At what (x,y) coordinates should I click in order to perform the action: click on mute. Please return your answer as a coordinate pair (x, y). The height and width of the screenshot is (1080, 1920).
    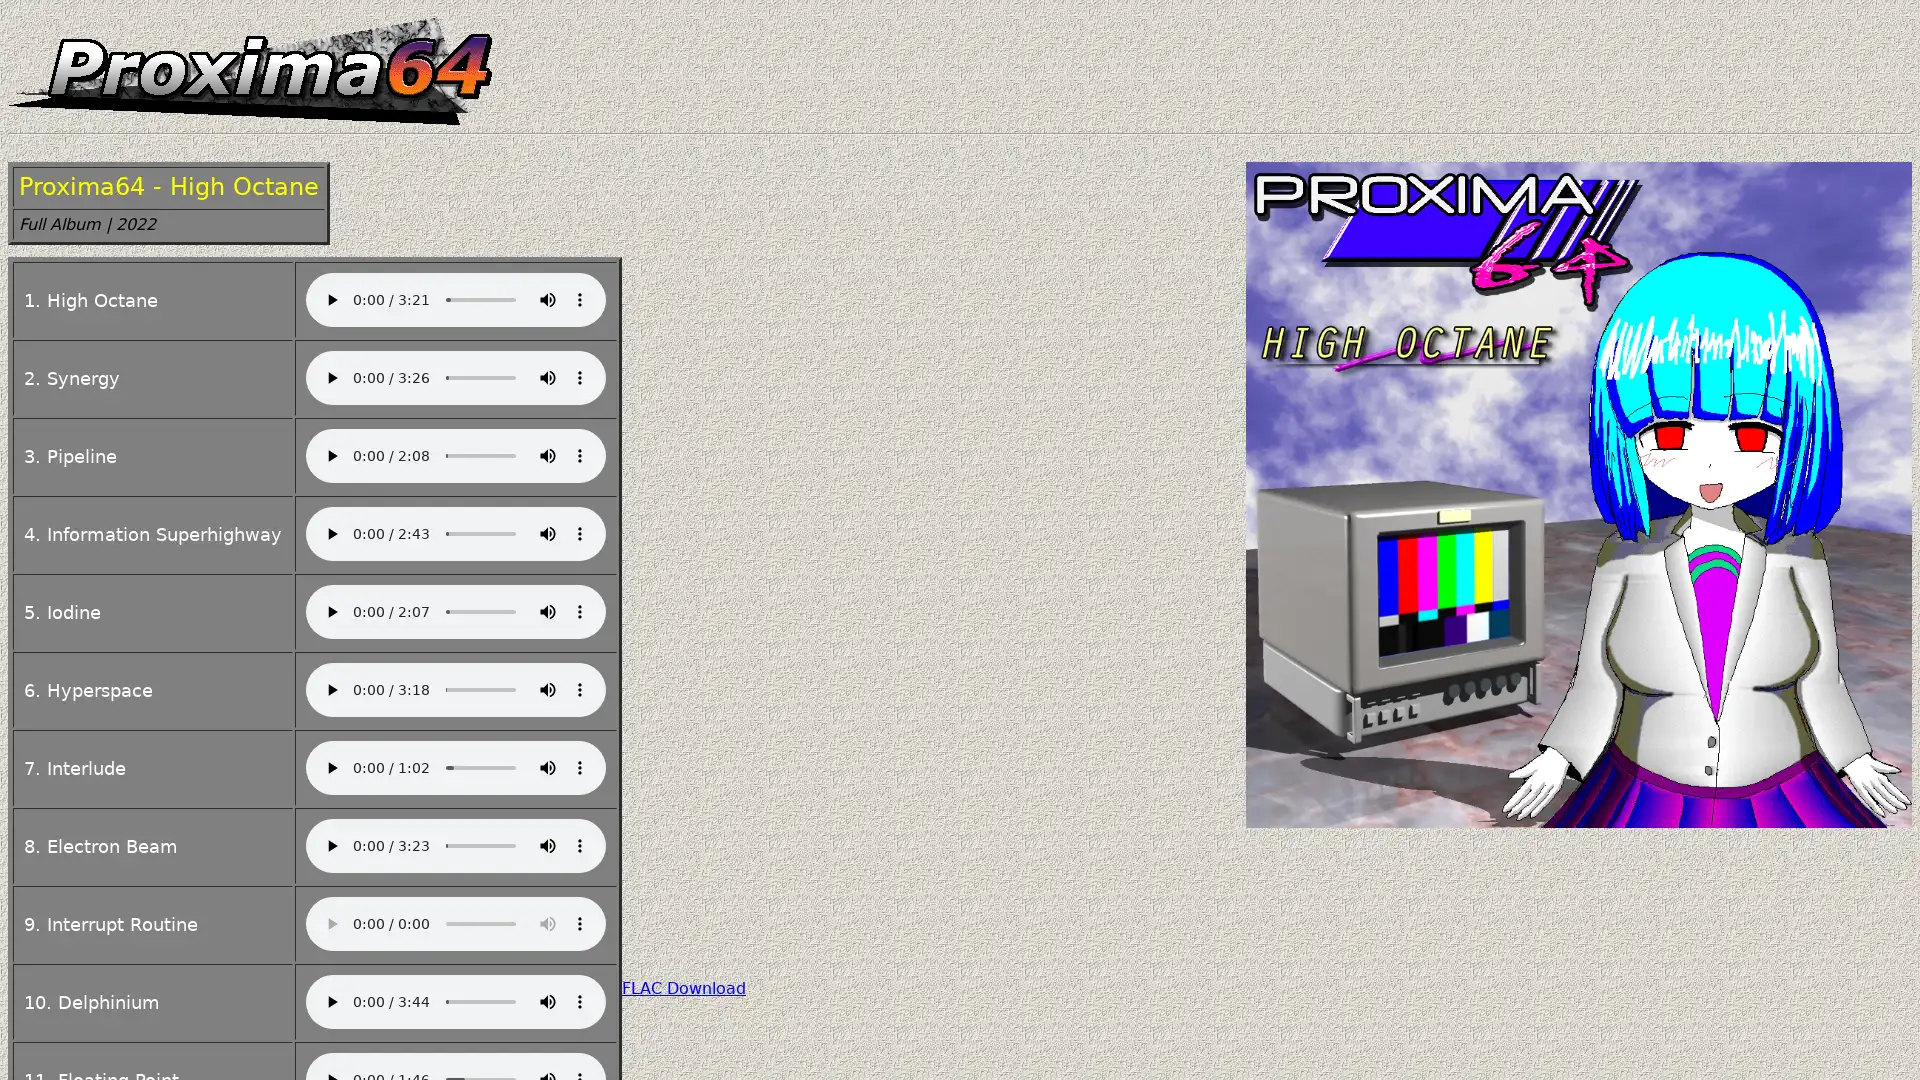
    Looking at the image, I should click on (547, 845).